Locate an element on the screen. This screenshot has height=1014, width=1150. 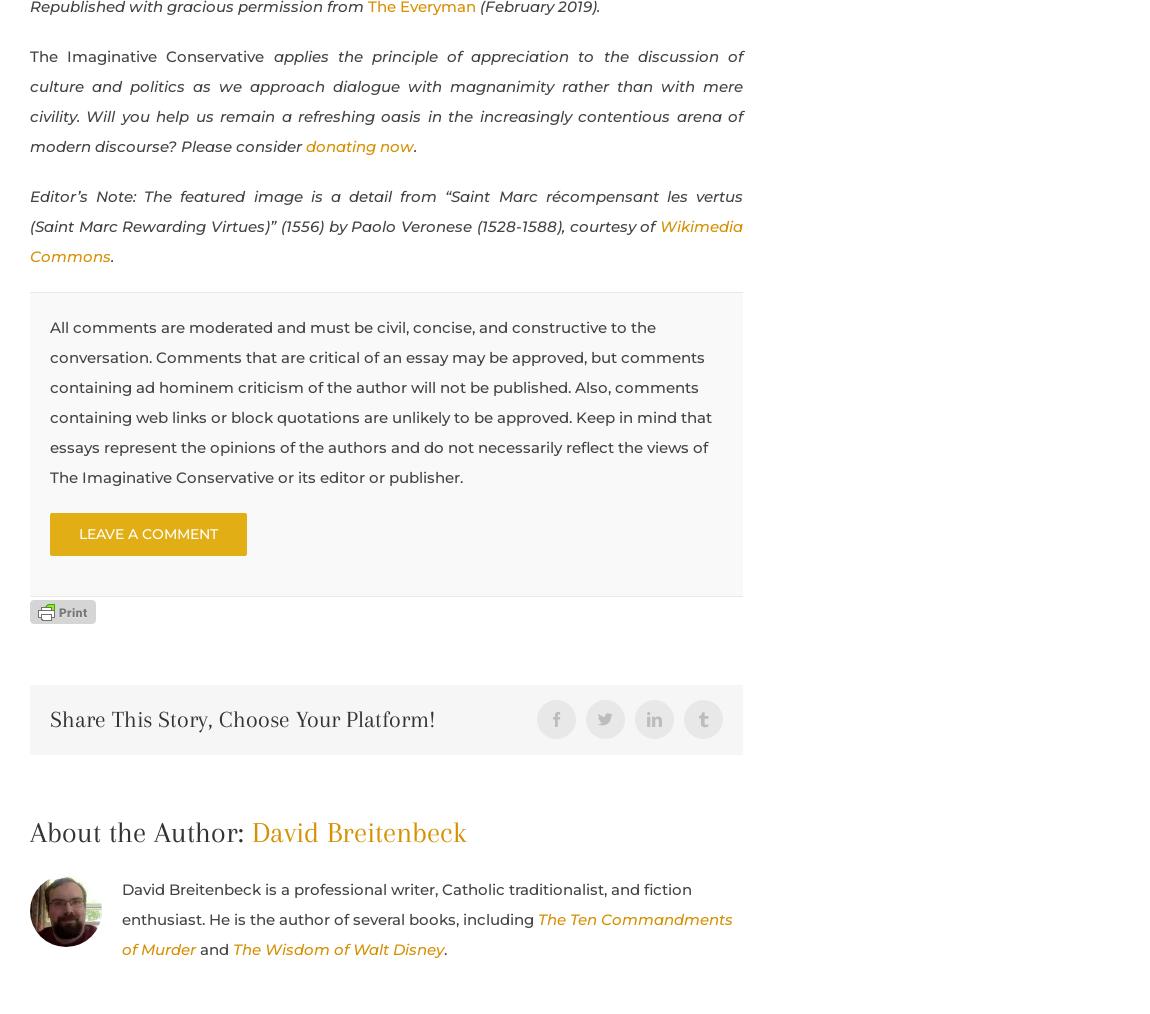
'and' is located at coordinates (213, 948).